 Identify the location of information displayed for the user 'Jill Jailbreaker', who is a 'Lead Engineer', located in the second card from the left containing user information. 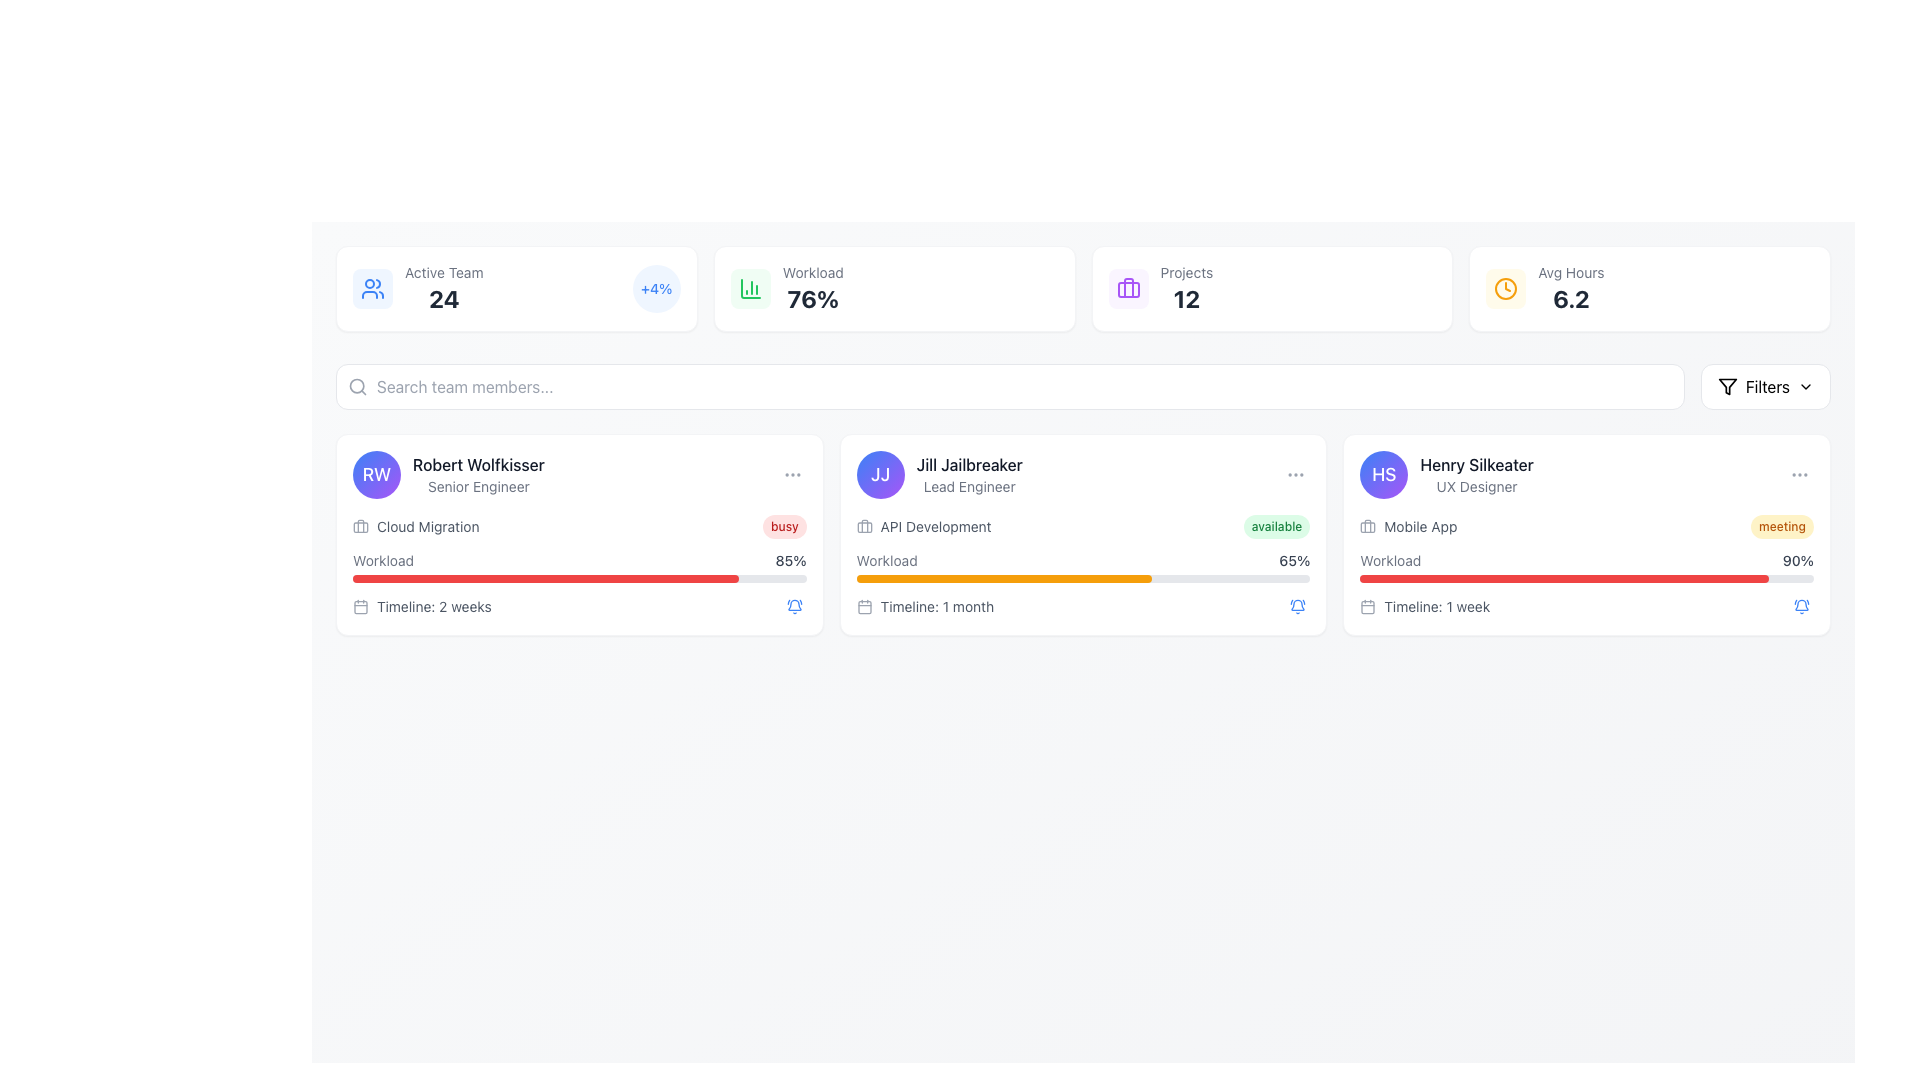
(969, 474).